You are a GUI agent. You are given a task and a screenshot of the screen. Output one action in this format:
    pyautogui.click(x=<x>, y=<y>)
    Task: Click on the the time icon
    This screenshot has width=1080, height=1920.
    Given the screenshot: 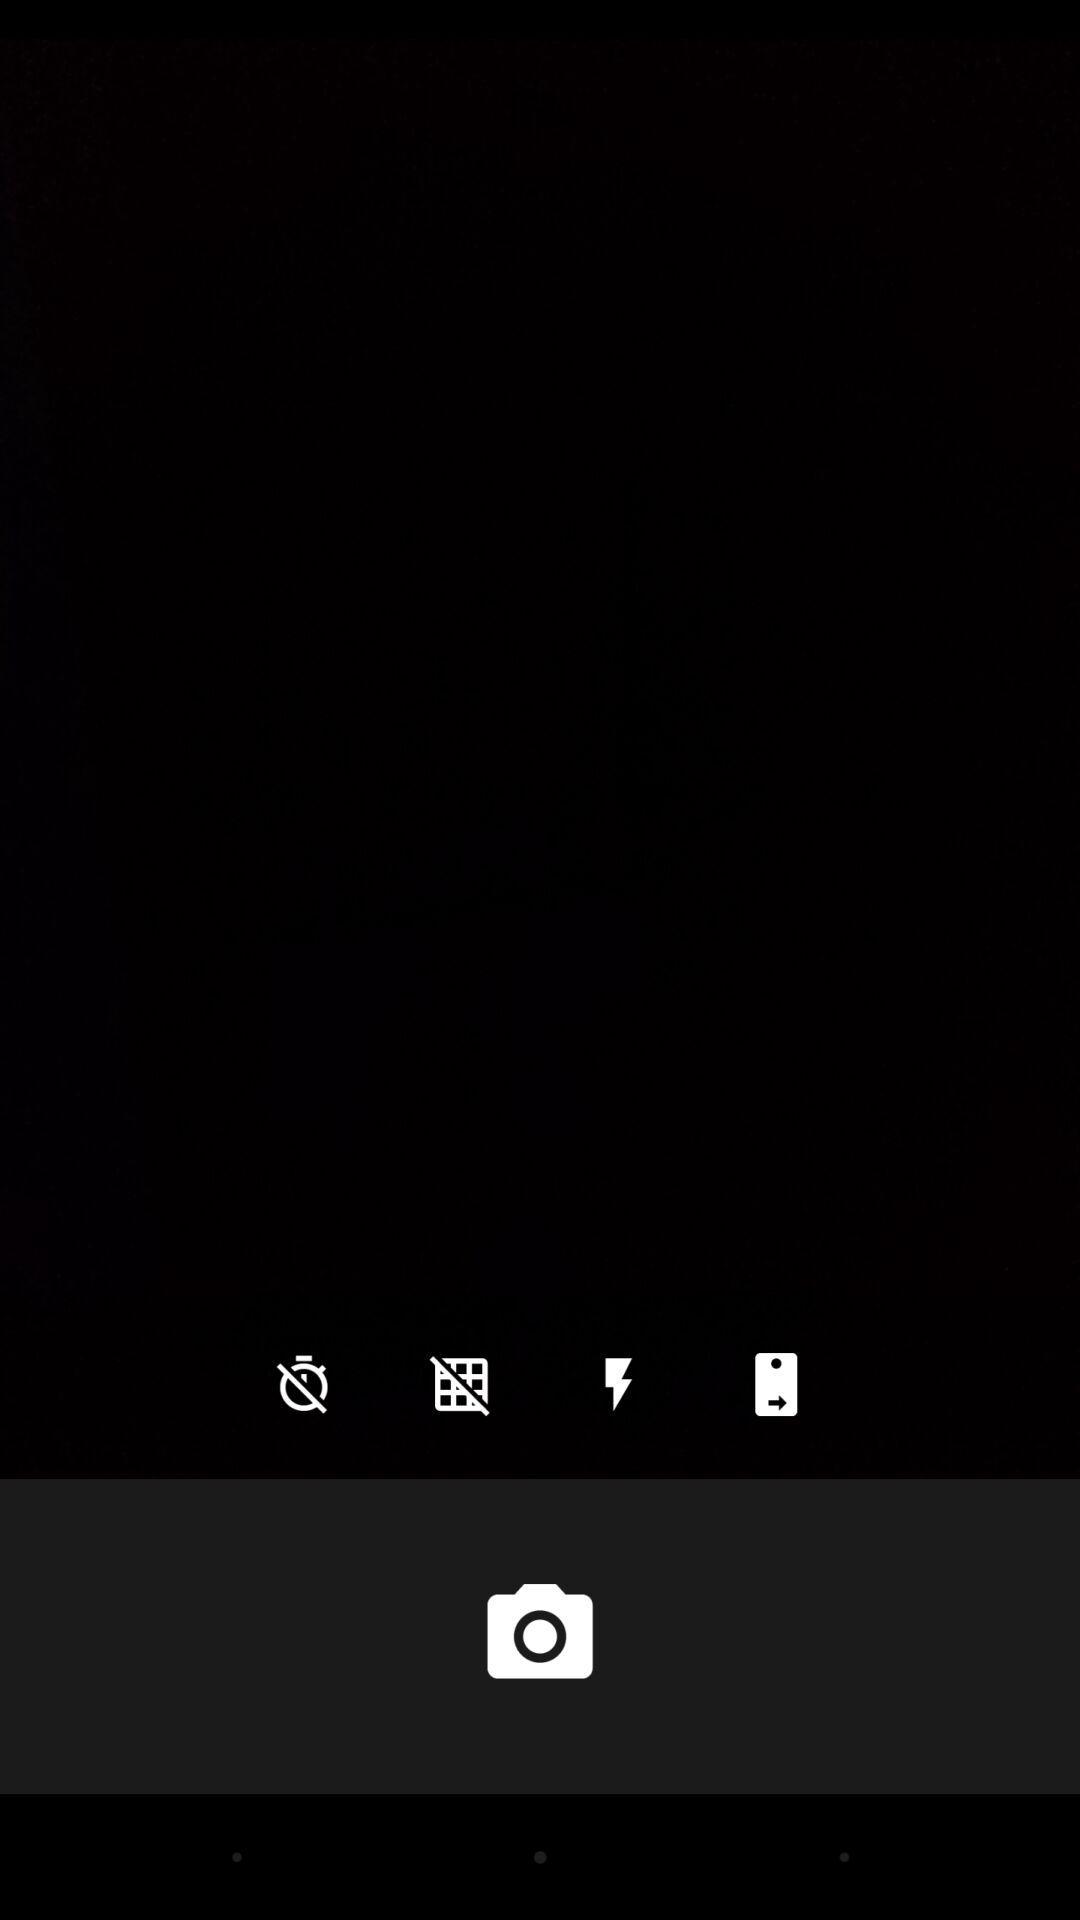 What is the action you would take?
    pyautogui.click(x=303, y=1383)
    